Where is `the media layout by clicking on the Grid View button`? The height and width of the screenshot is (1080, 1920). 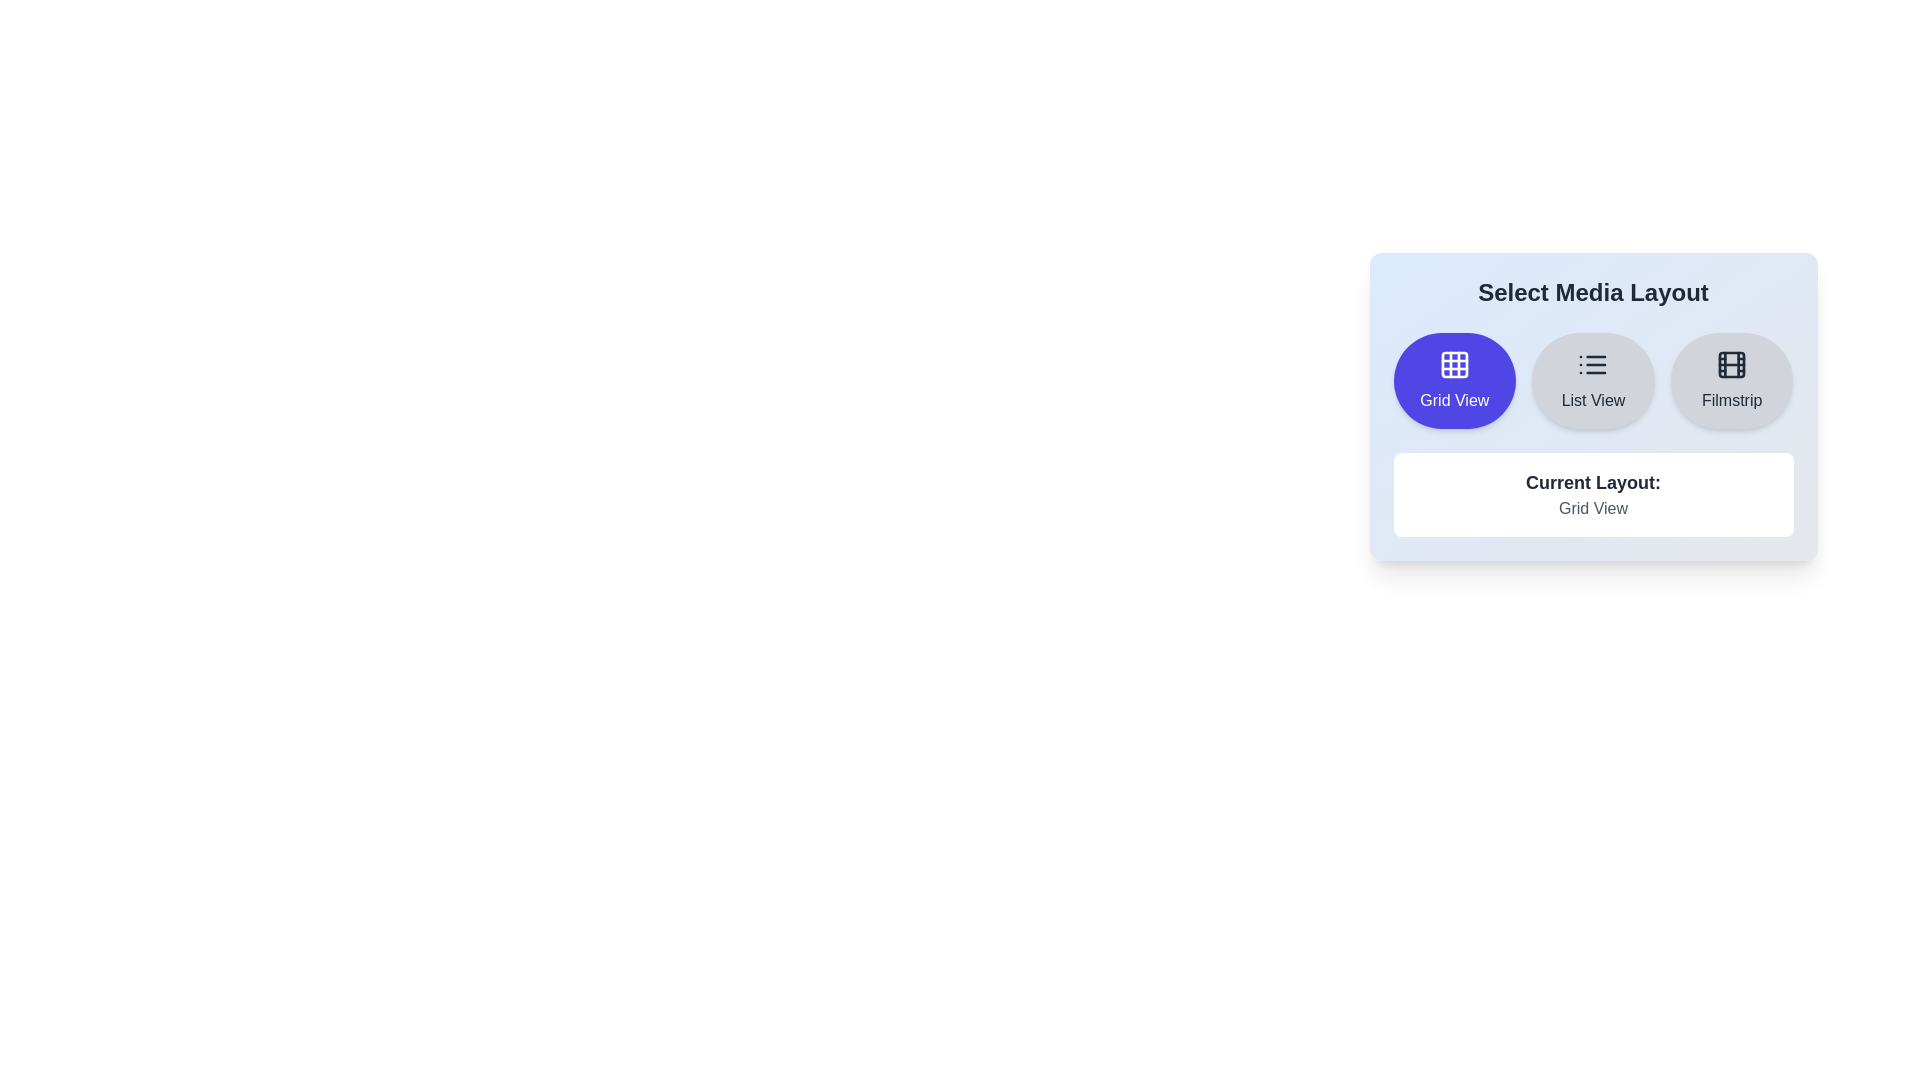
the media layout by clicking on the Grid View button is located at coordinates (1454, 381).